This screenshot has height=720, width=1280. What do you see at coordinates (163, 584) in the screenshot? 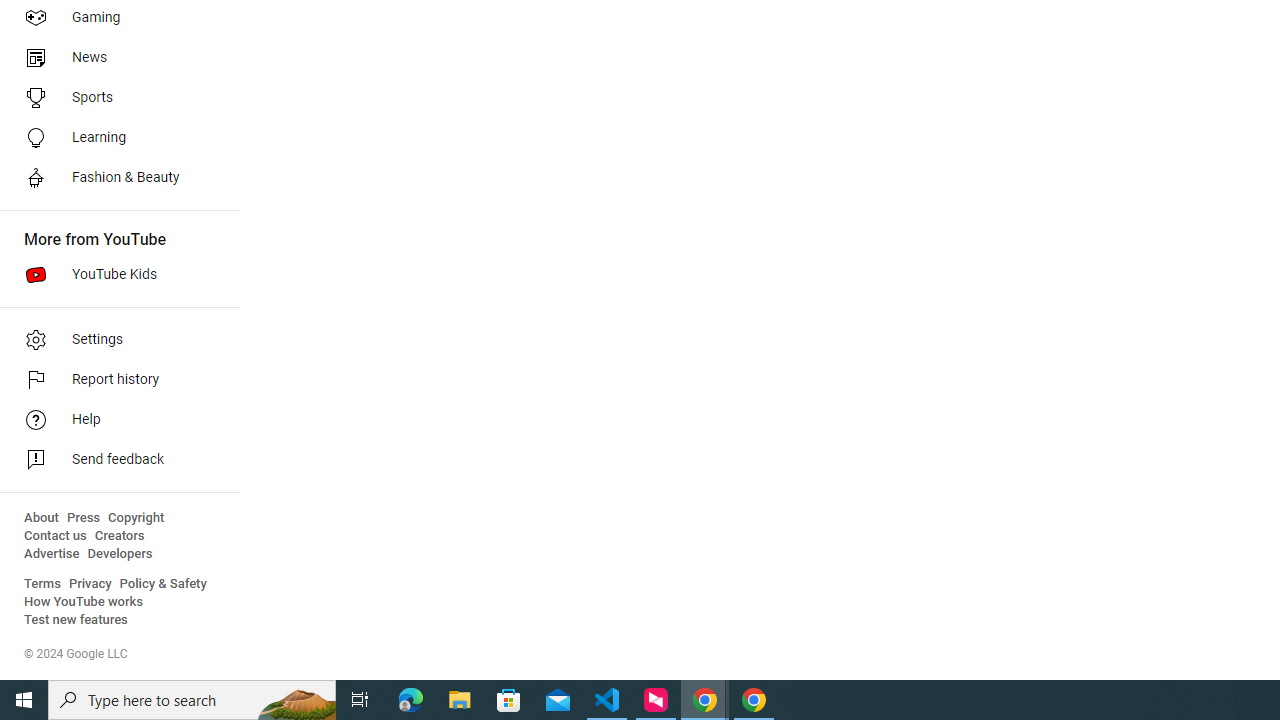
I see `'Policy & Safety'` at bounding box center [163, 584].